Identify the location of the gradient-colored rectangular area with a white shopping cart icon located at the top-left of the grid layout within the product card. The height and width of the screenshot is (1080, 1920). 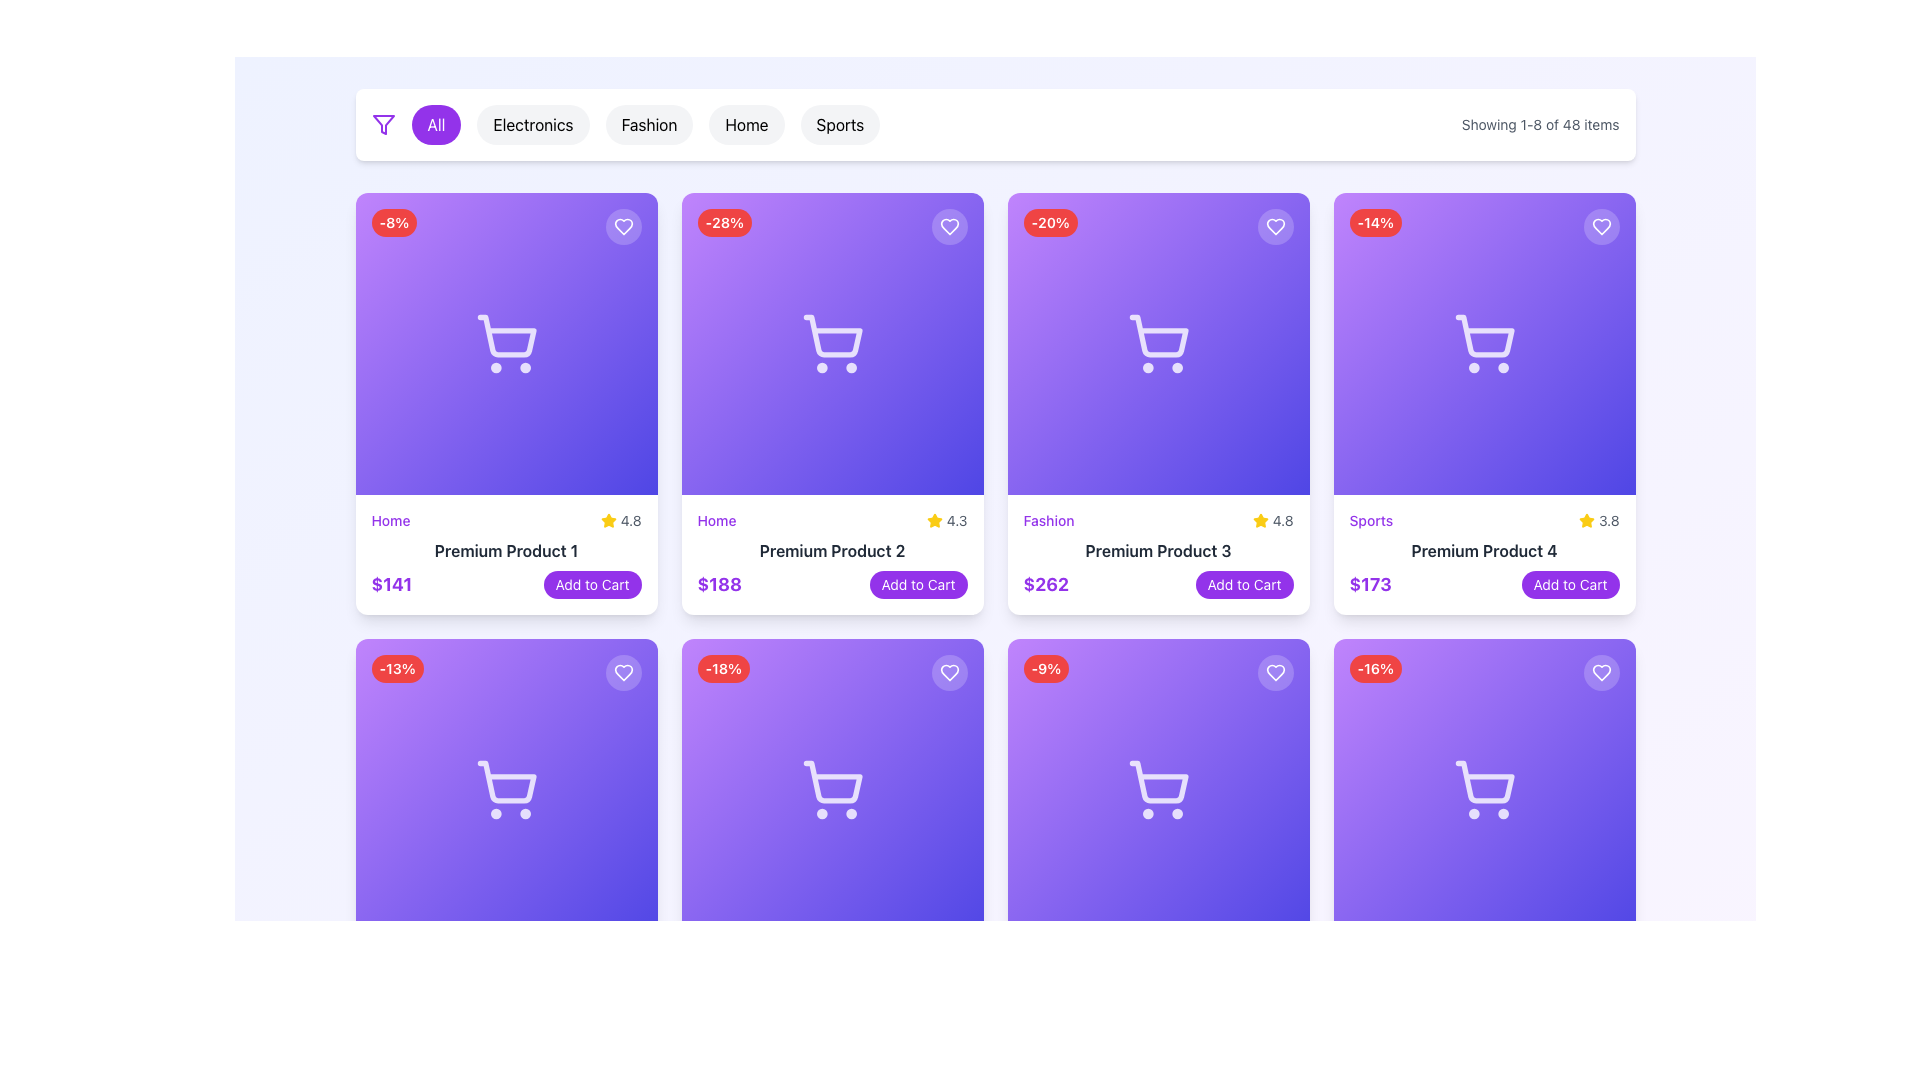
(506, 342).